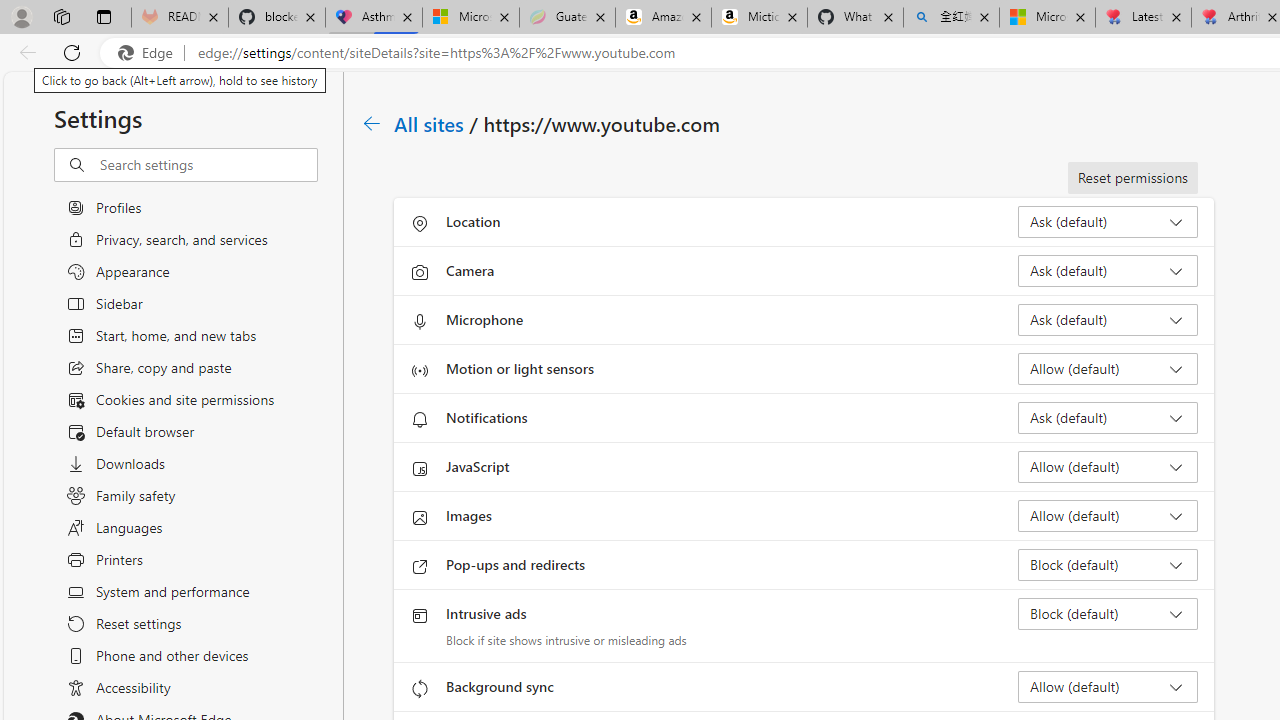 The image size is (1280, 720). Describe the element at coordinates (1106, 685) in the screenshot. I see `'Background sync Allow (default)'` at that location.